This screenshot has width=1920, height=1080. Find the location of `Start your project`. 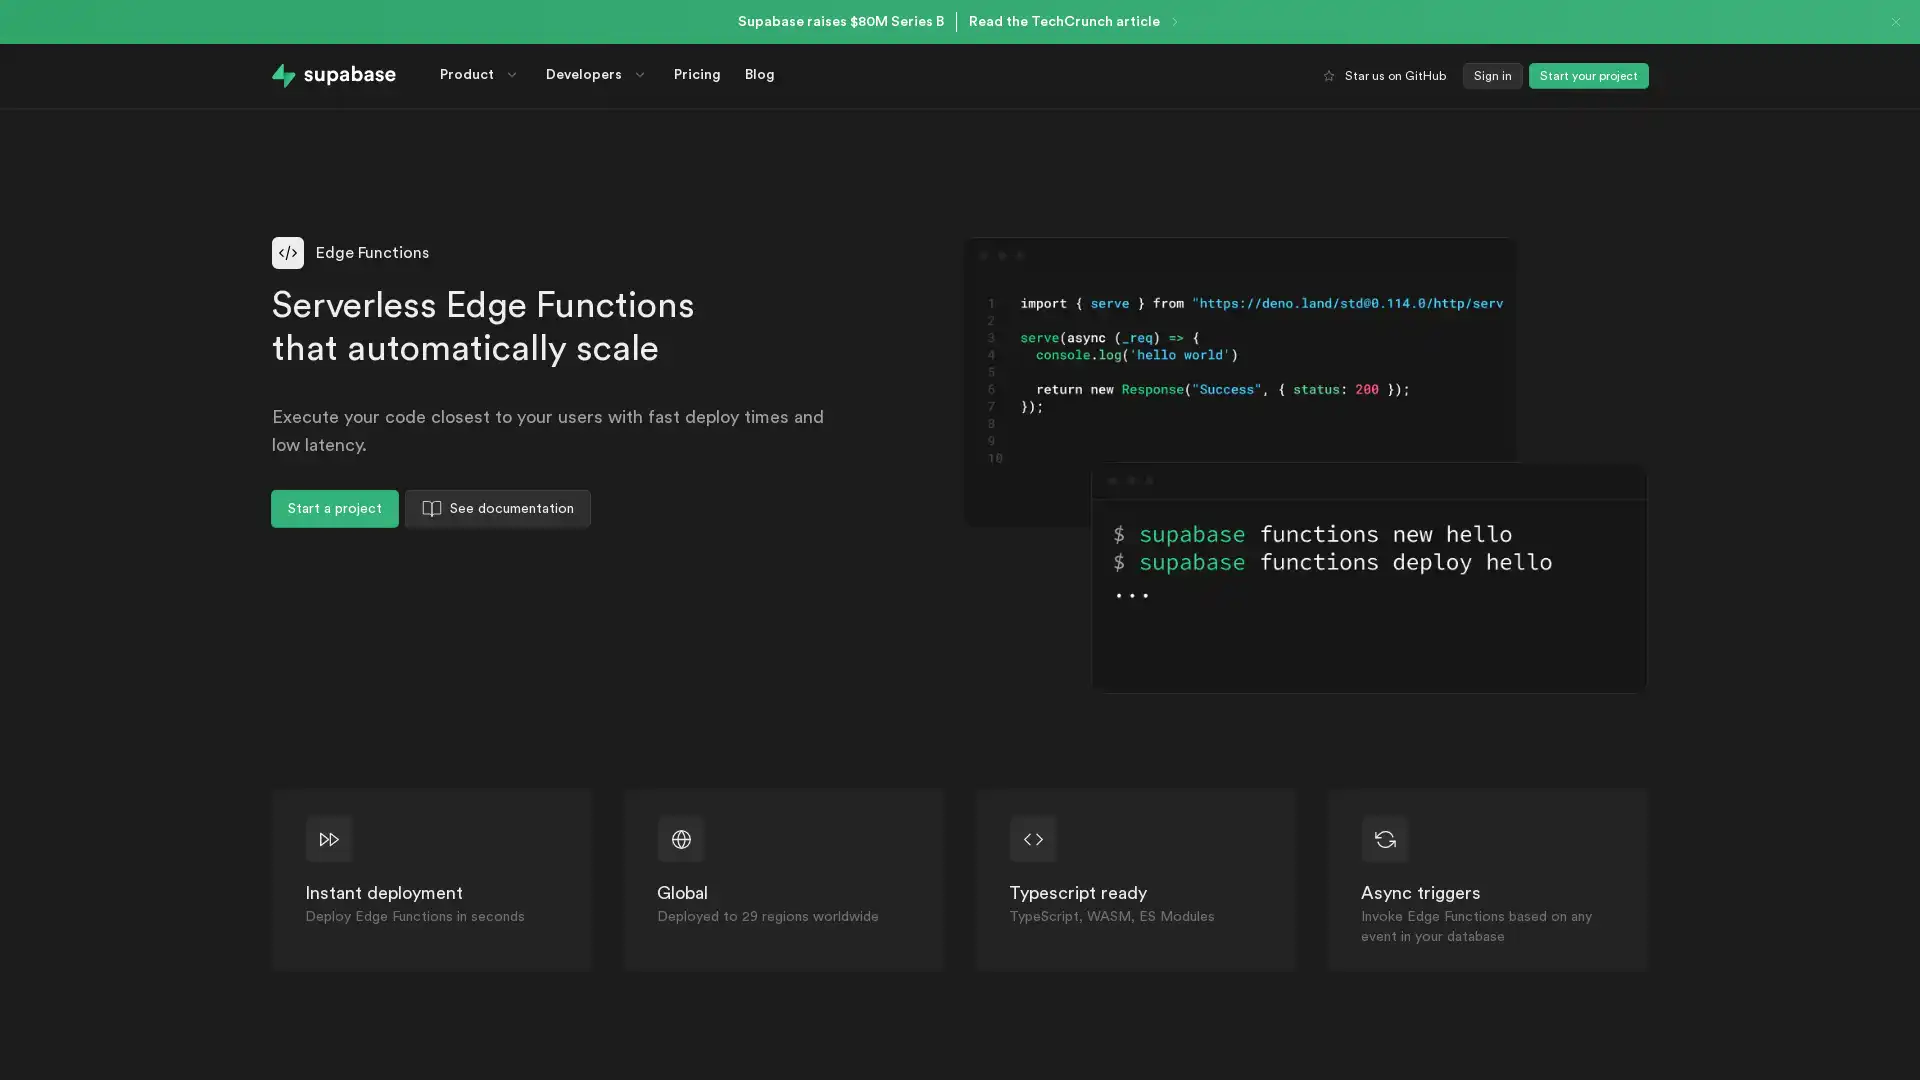

Start your project is located at coordinates (1587, 75).